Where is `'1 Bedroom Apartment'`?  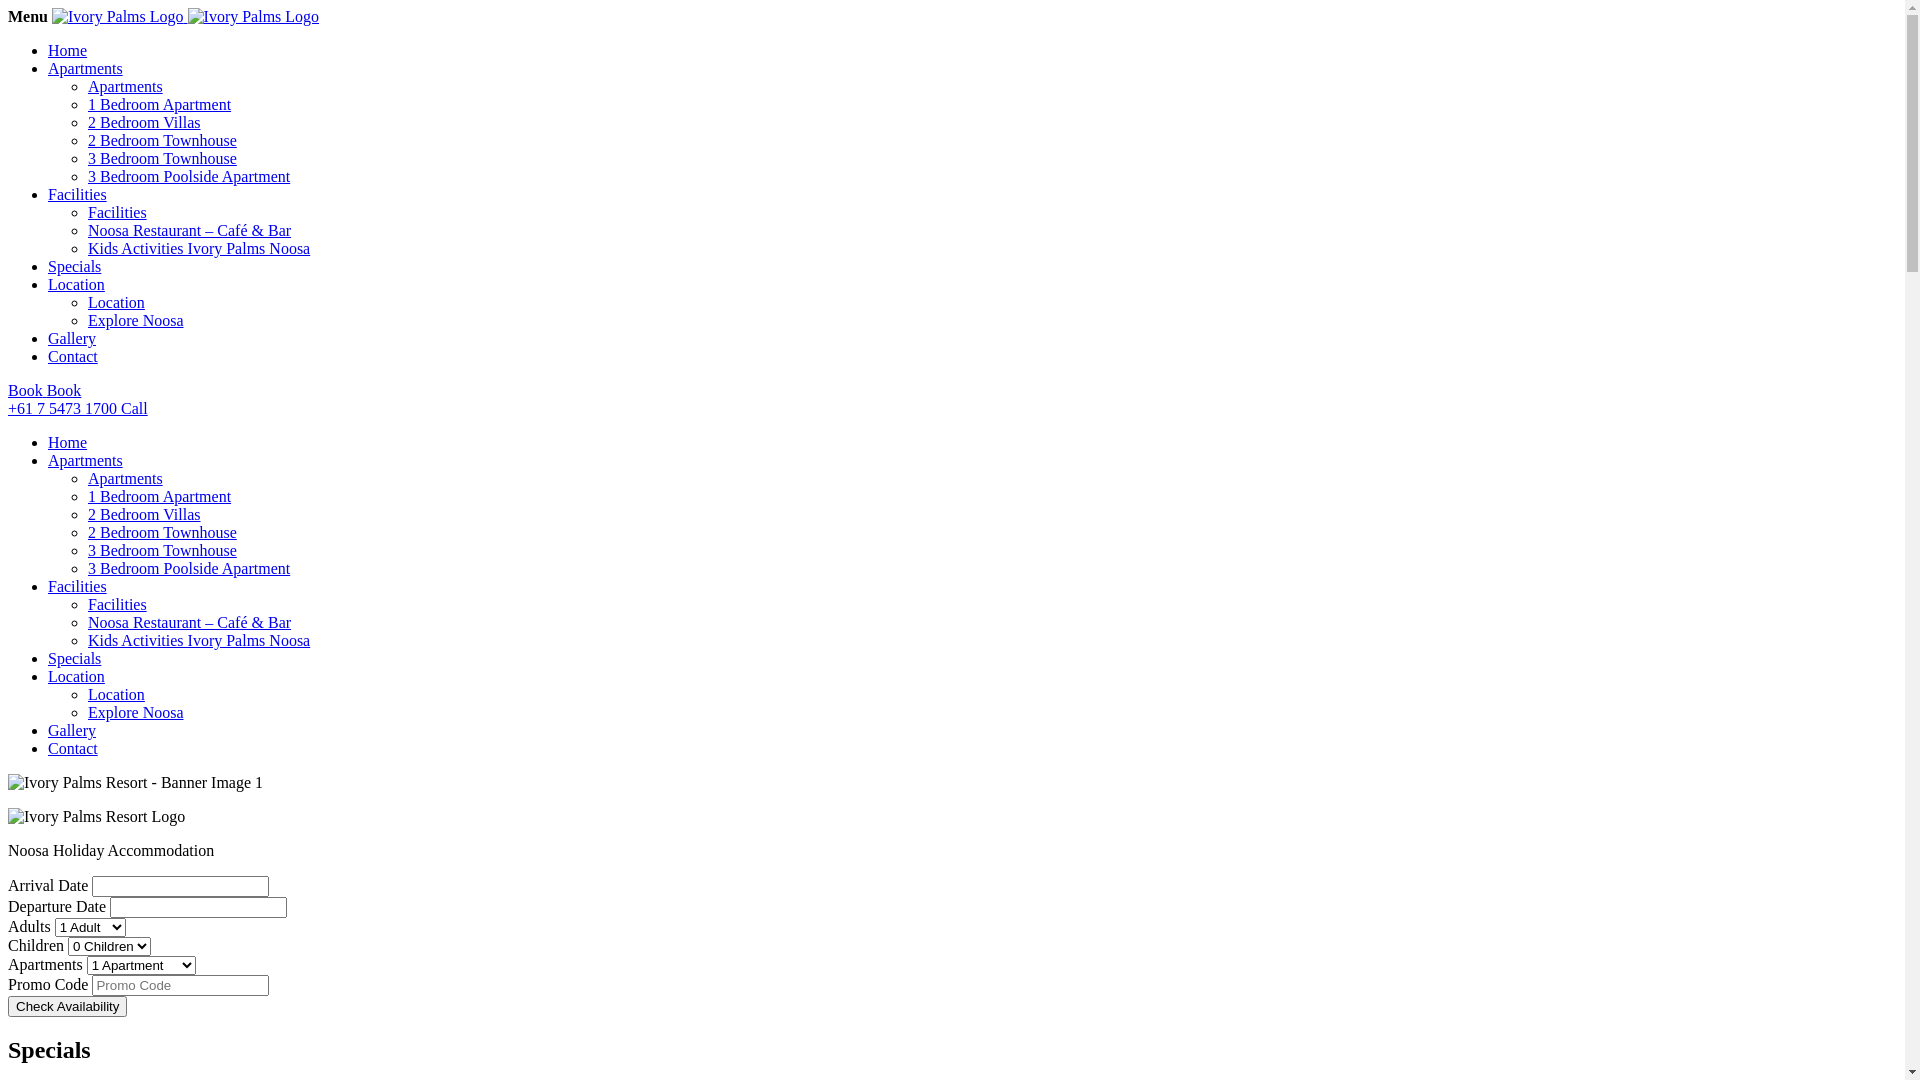 '1 Bedroom Apartment' is located at coordinates (158, 495).